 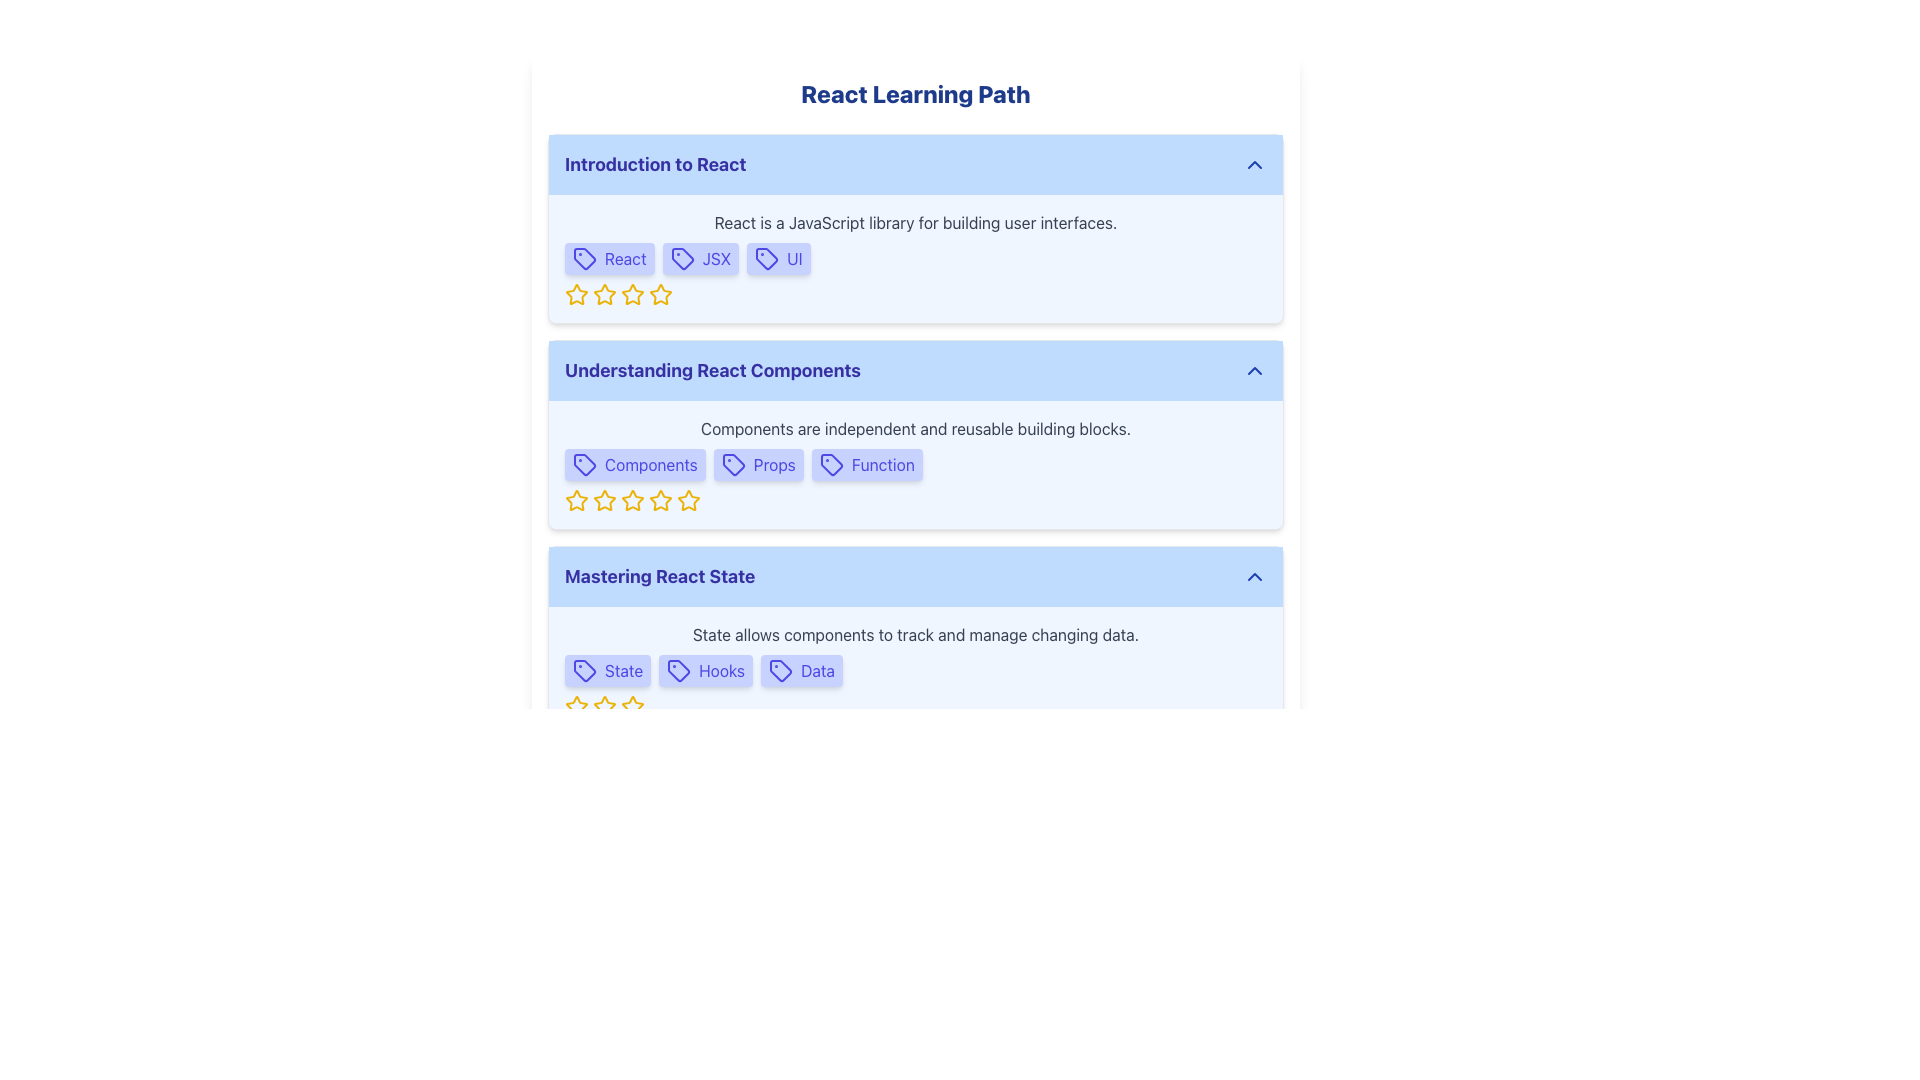 What do you see at coordinates (575, 705) in the screenshot?
I see `the first star icon in the rating system within the 'Mastering React State' section` at bounding box center [575, 705].